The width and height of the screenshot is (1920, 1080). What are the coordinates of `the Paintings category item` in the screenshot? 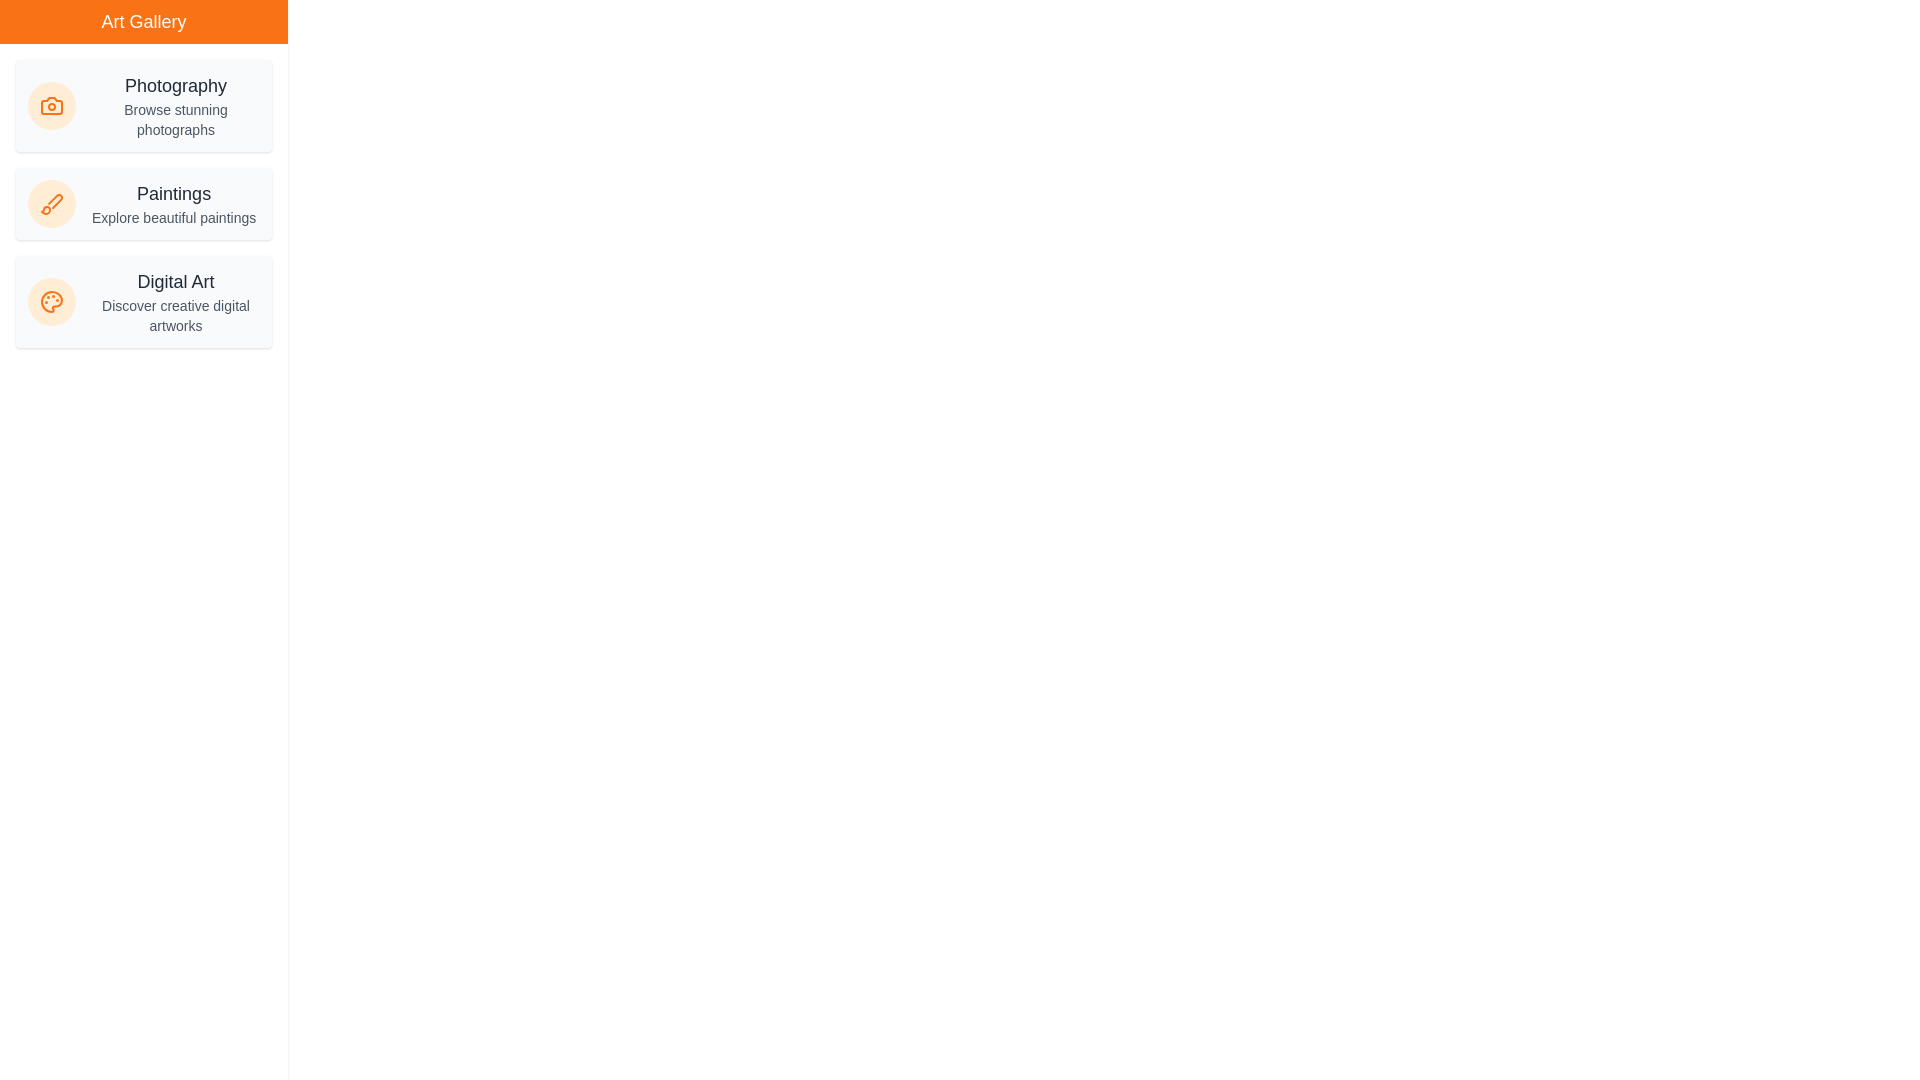 It's located at (143, 204).